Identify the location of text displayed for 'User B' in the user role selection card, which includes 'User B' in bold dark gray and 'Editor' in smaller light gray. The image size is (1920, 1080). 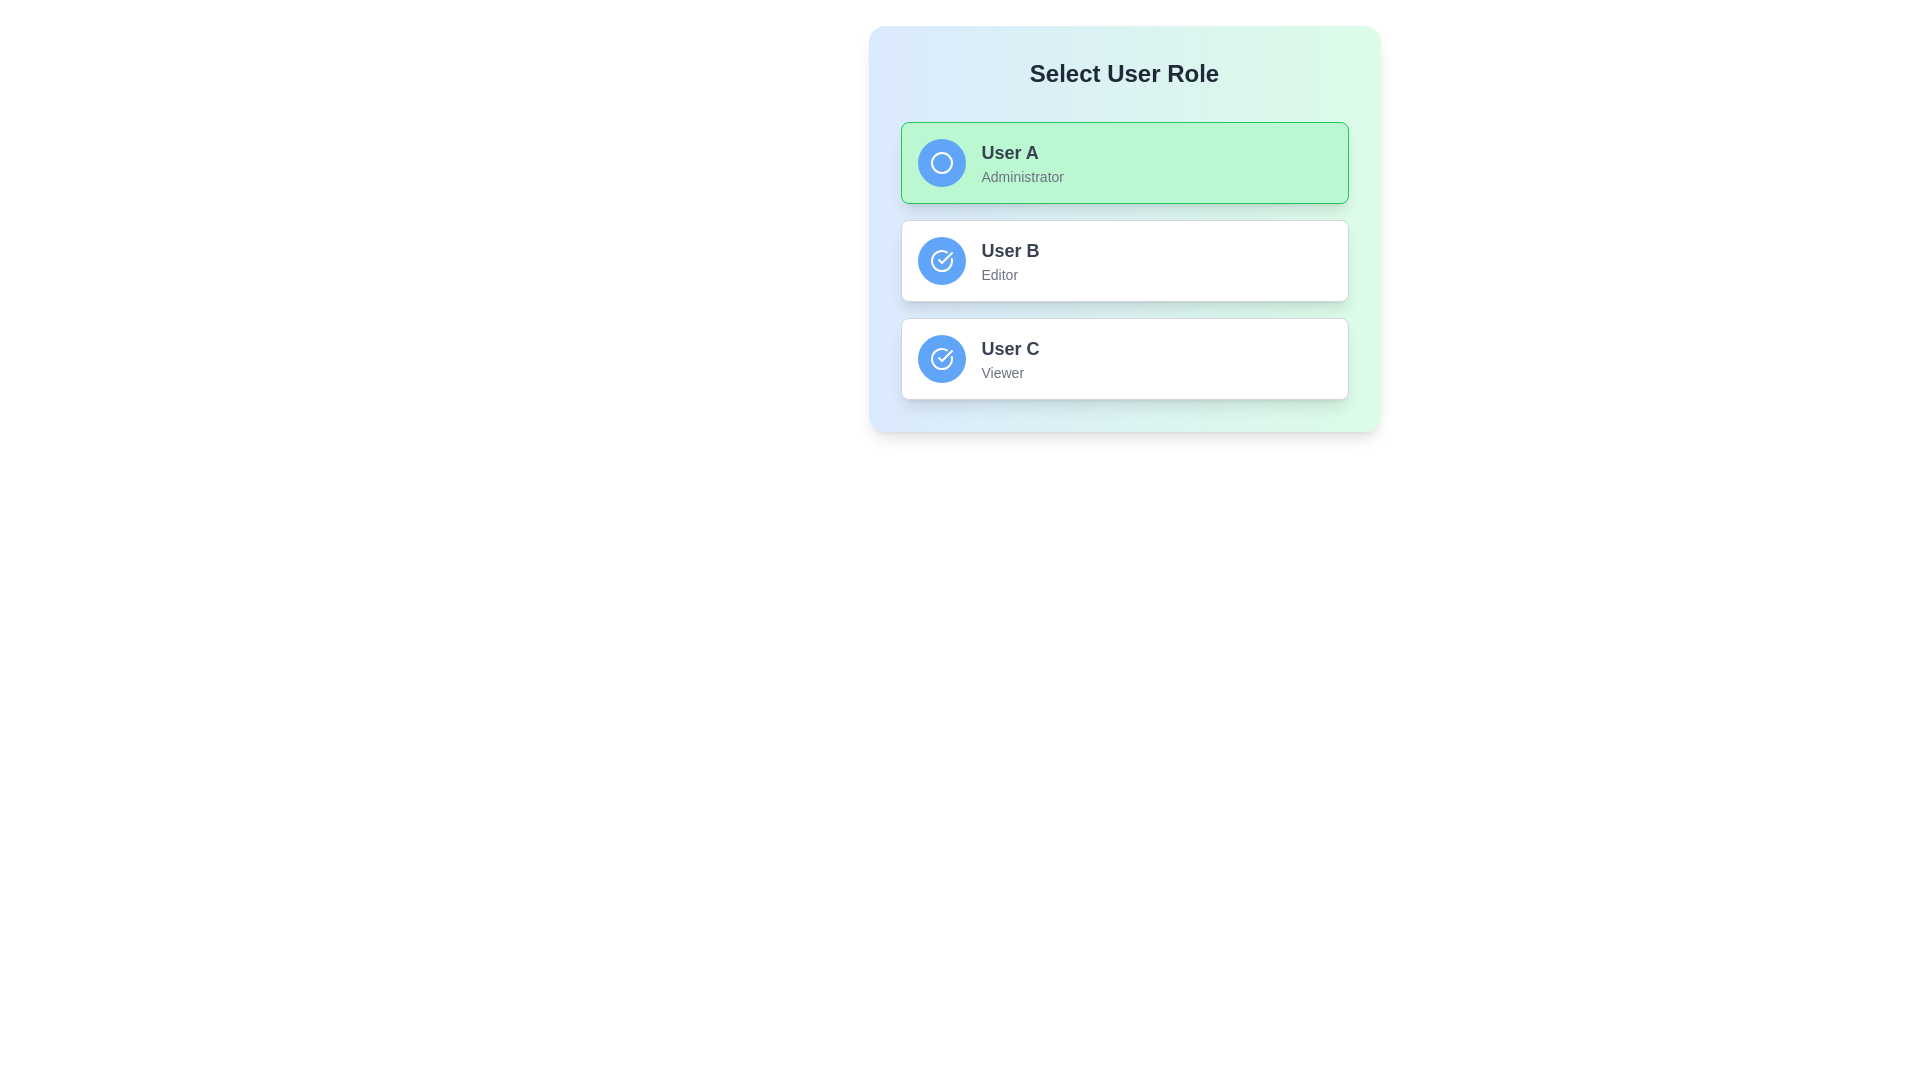
(1010, 260).